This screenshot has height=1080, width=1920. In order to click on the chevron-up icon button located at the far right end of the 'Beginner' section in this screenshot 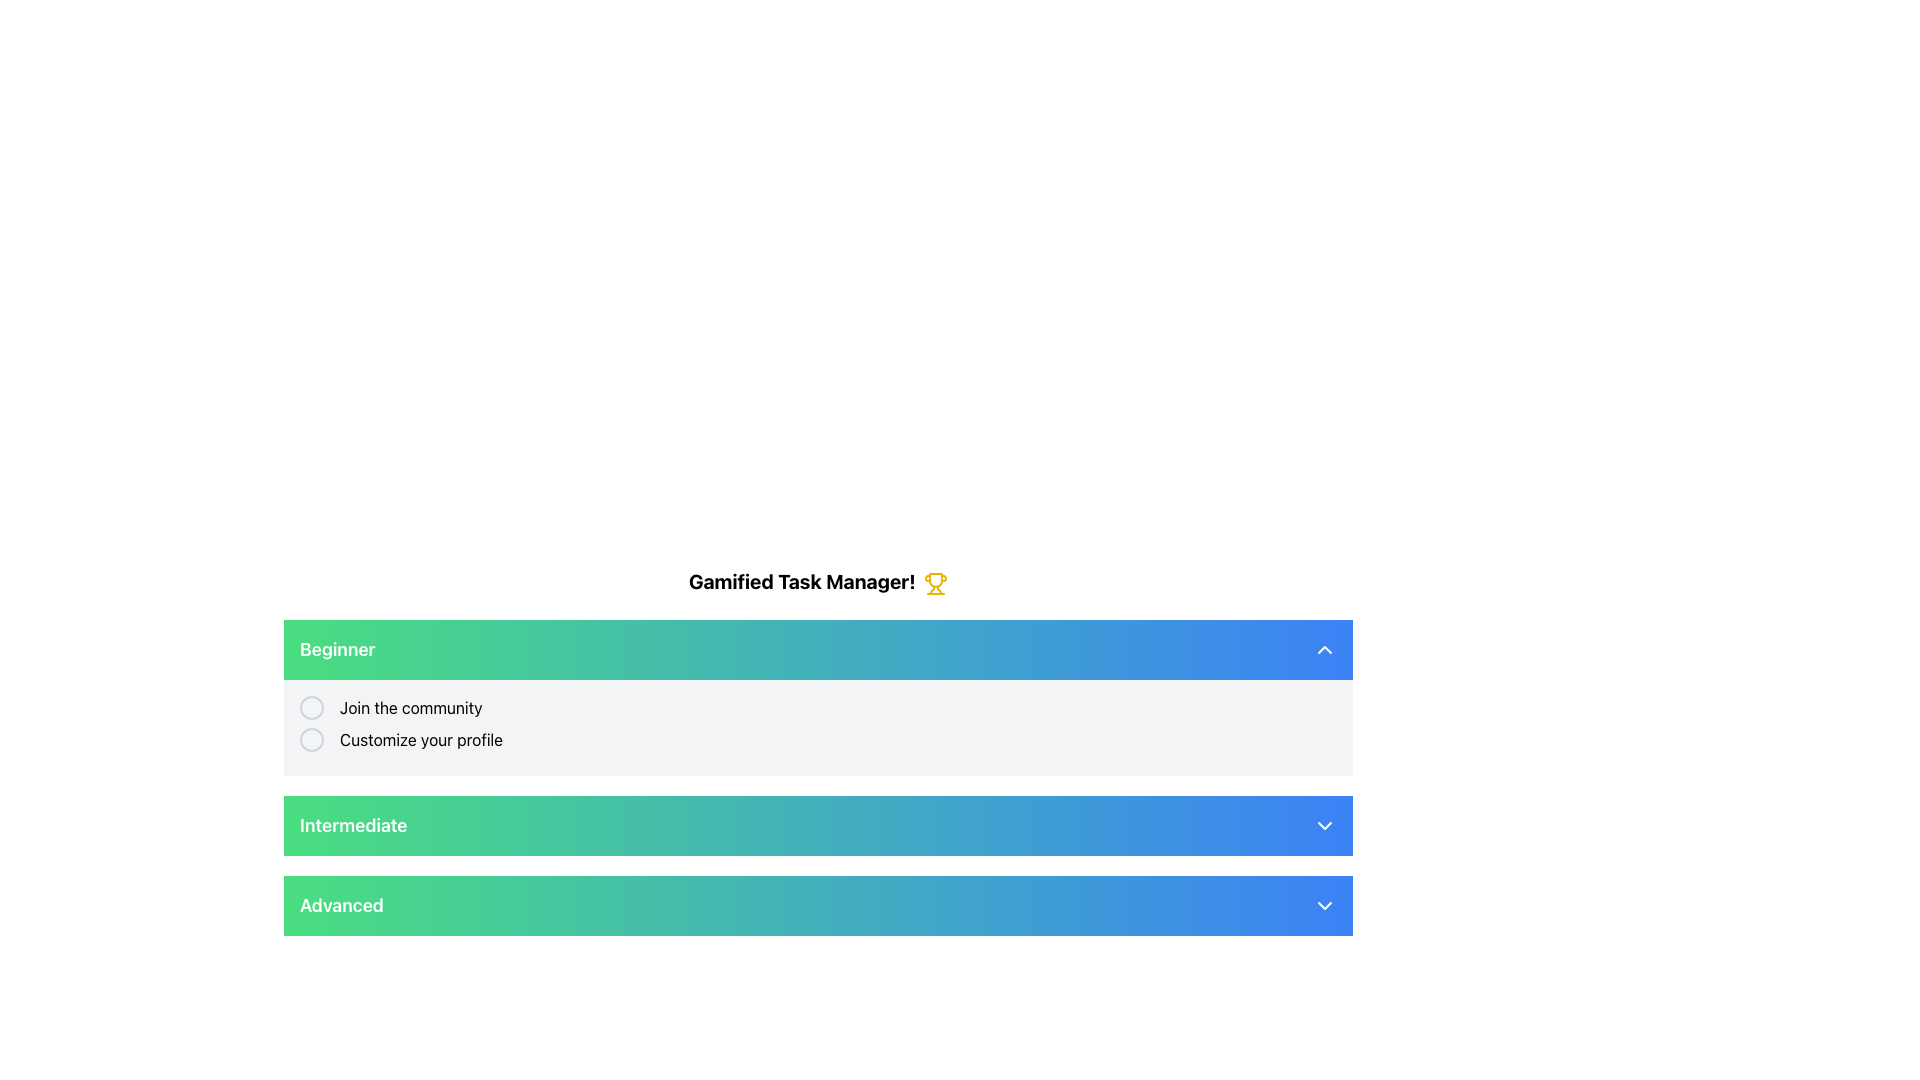, I will do `click(1324, 650)`.